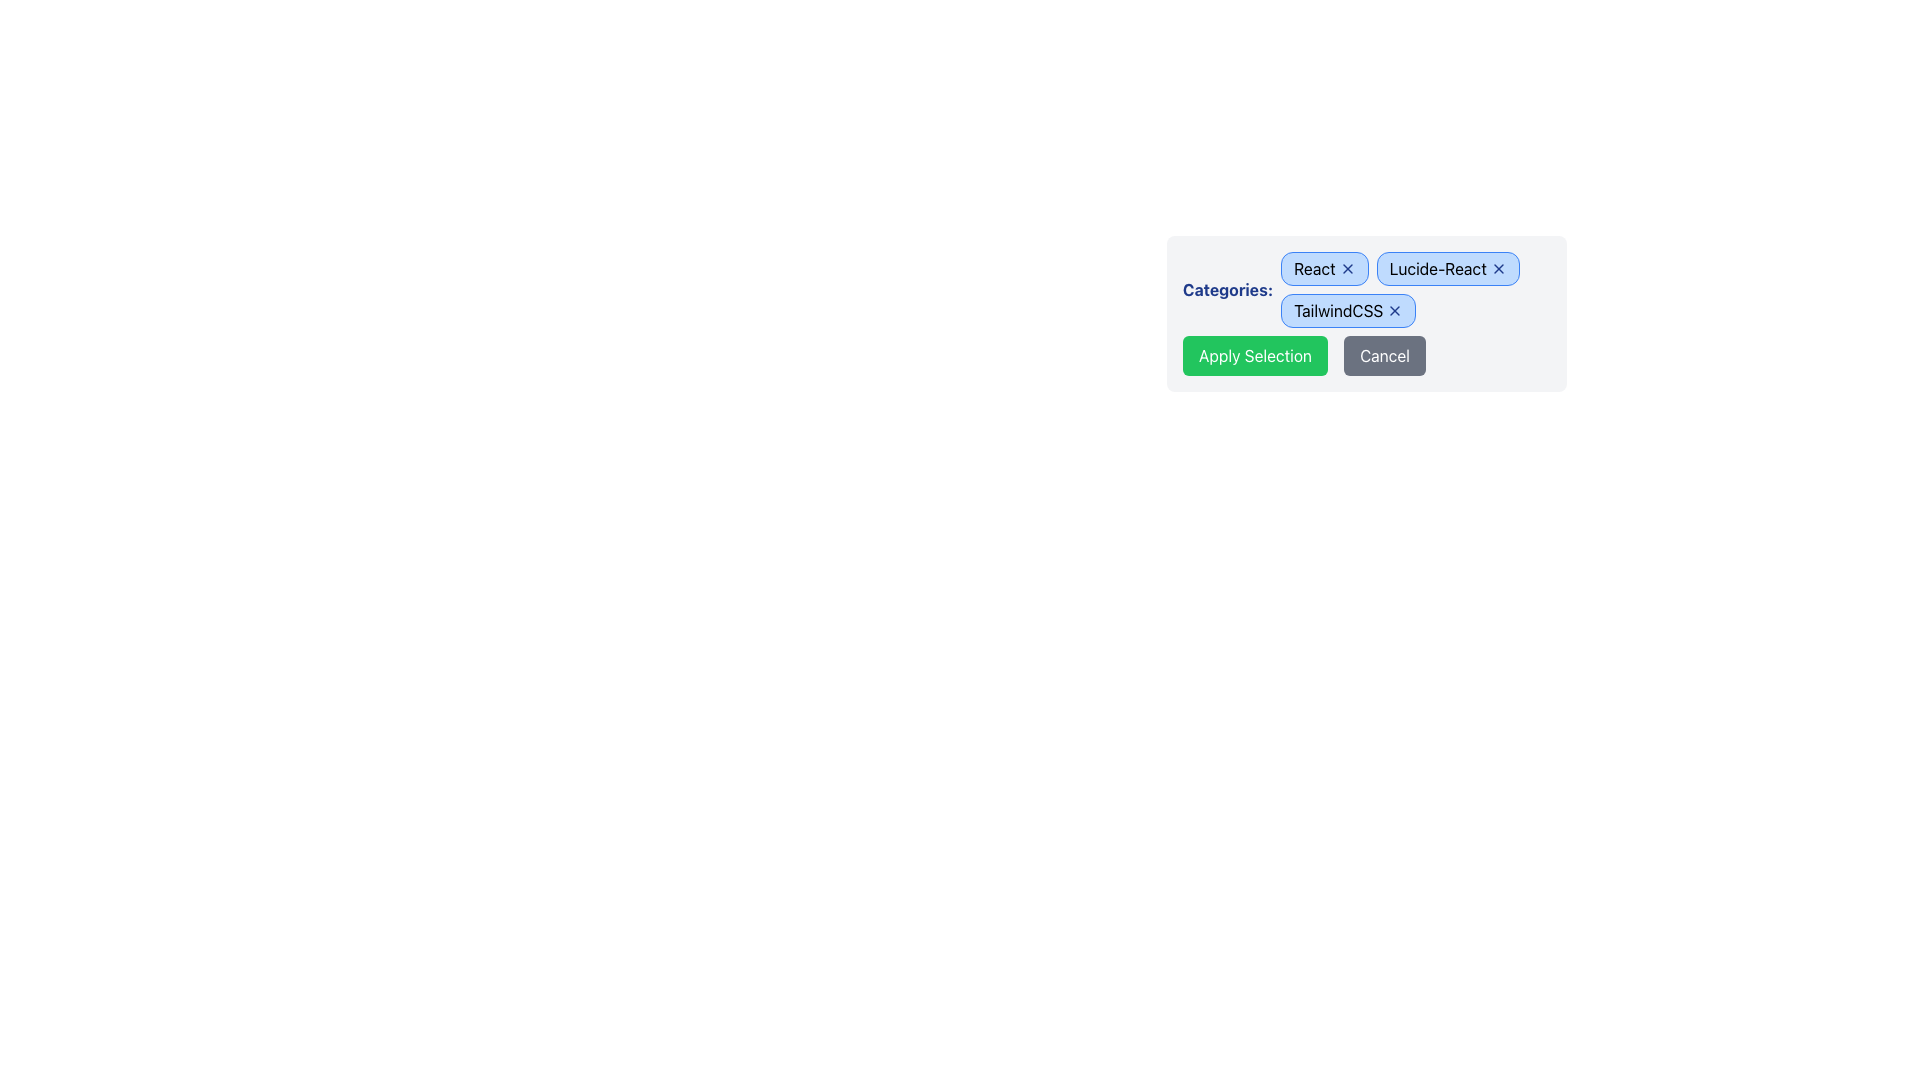  I want to click on the first selectable tag labeled 'React' with a close button, which has a blue background and is pill-shaped, so click(1324, 268).